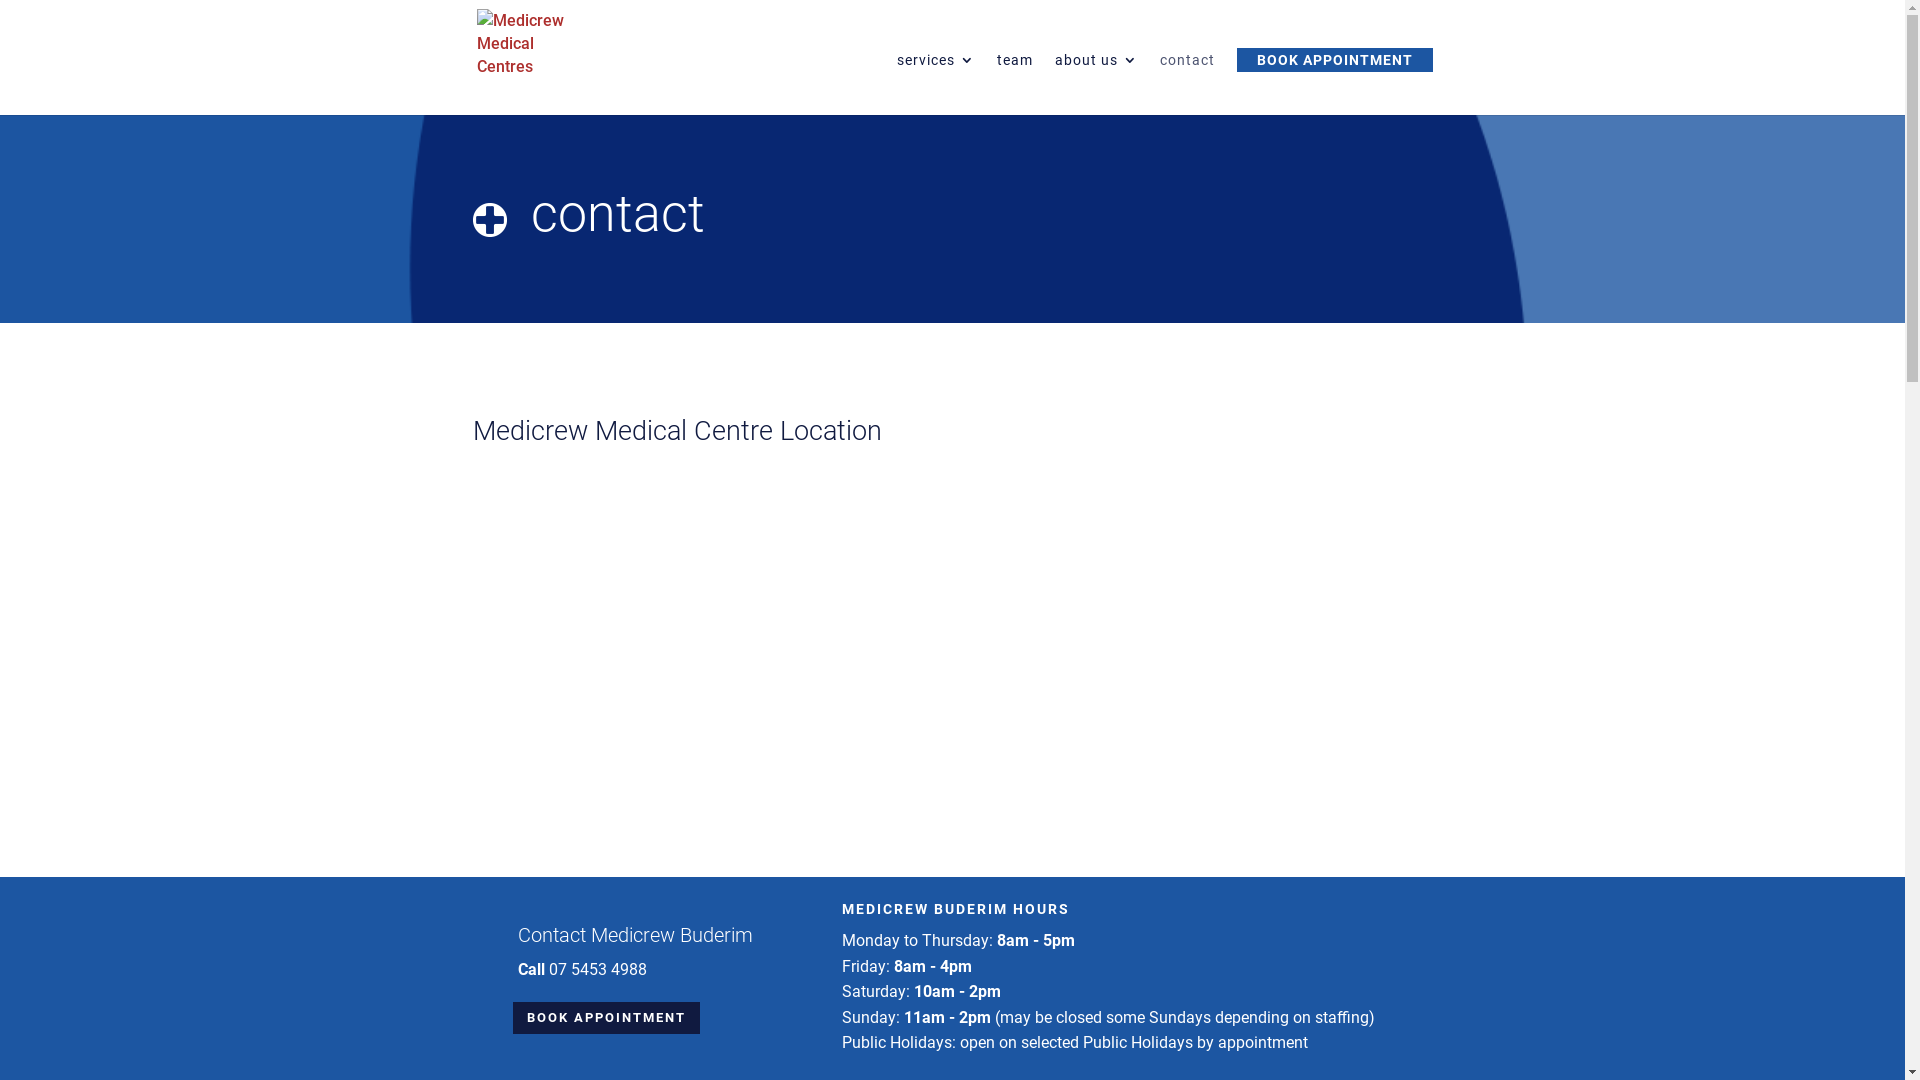  Describe the element at coordinates (604, 1018) in the screenshot. I see `'BOOK APPOINTMENT'` at that location.